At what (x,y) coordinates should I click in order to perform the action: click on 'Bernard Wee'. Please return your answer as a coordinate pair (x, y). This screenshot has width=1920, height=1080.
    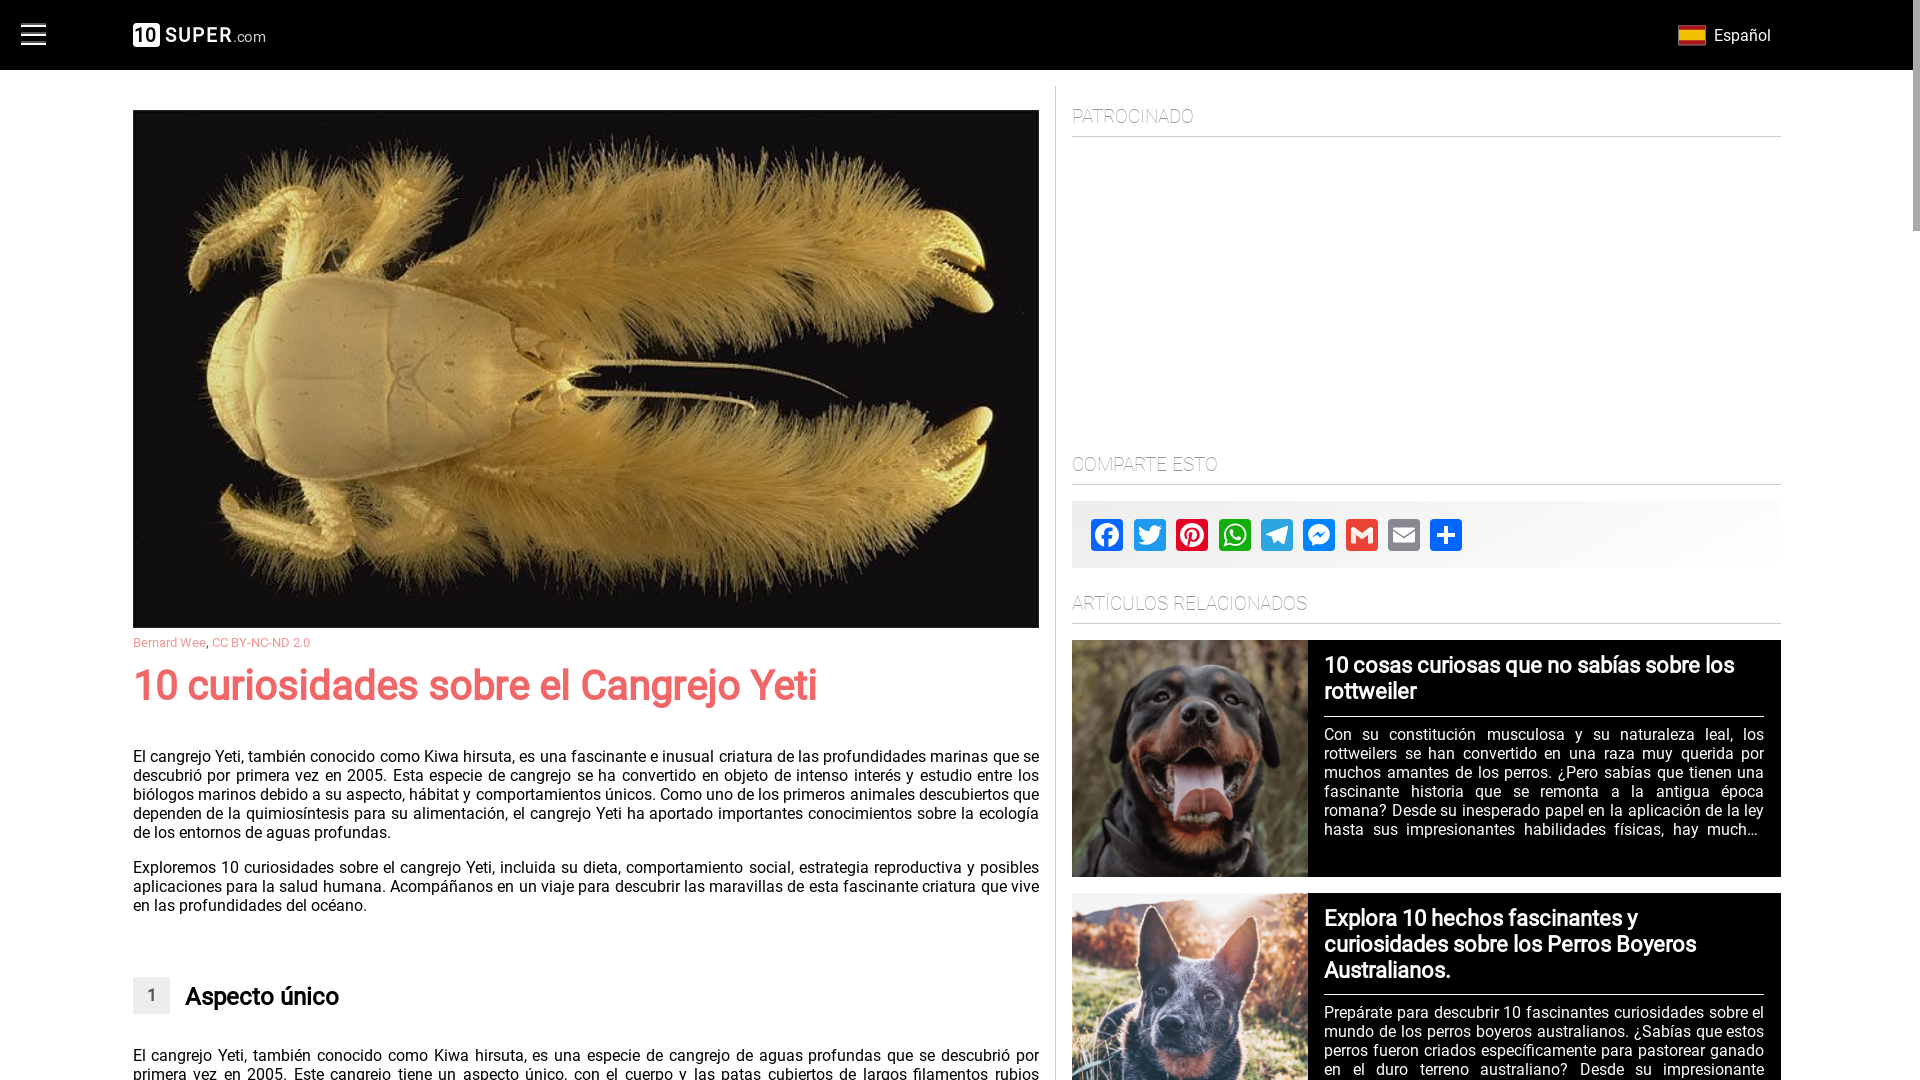
    Looking at the image, I should click on (131, 642).